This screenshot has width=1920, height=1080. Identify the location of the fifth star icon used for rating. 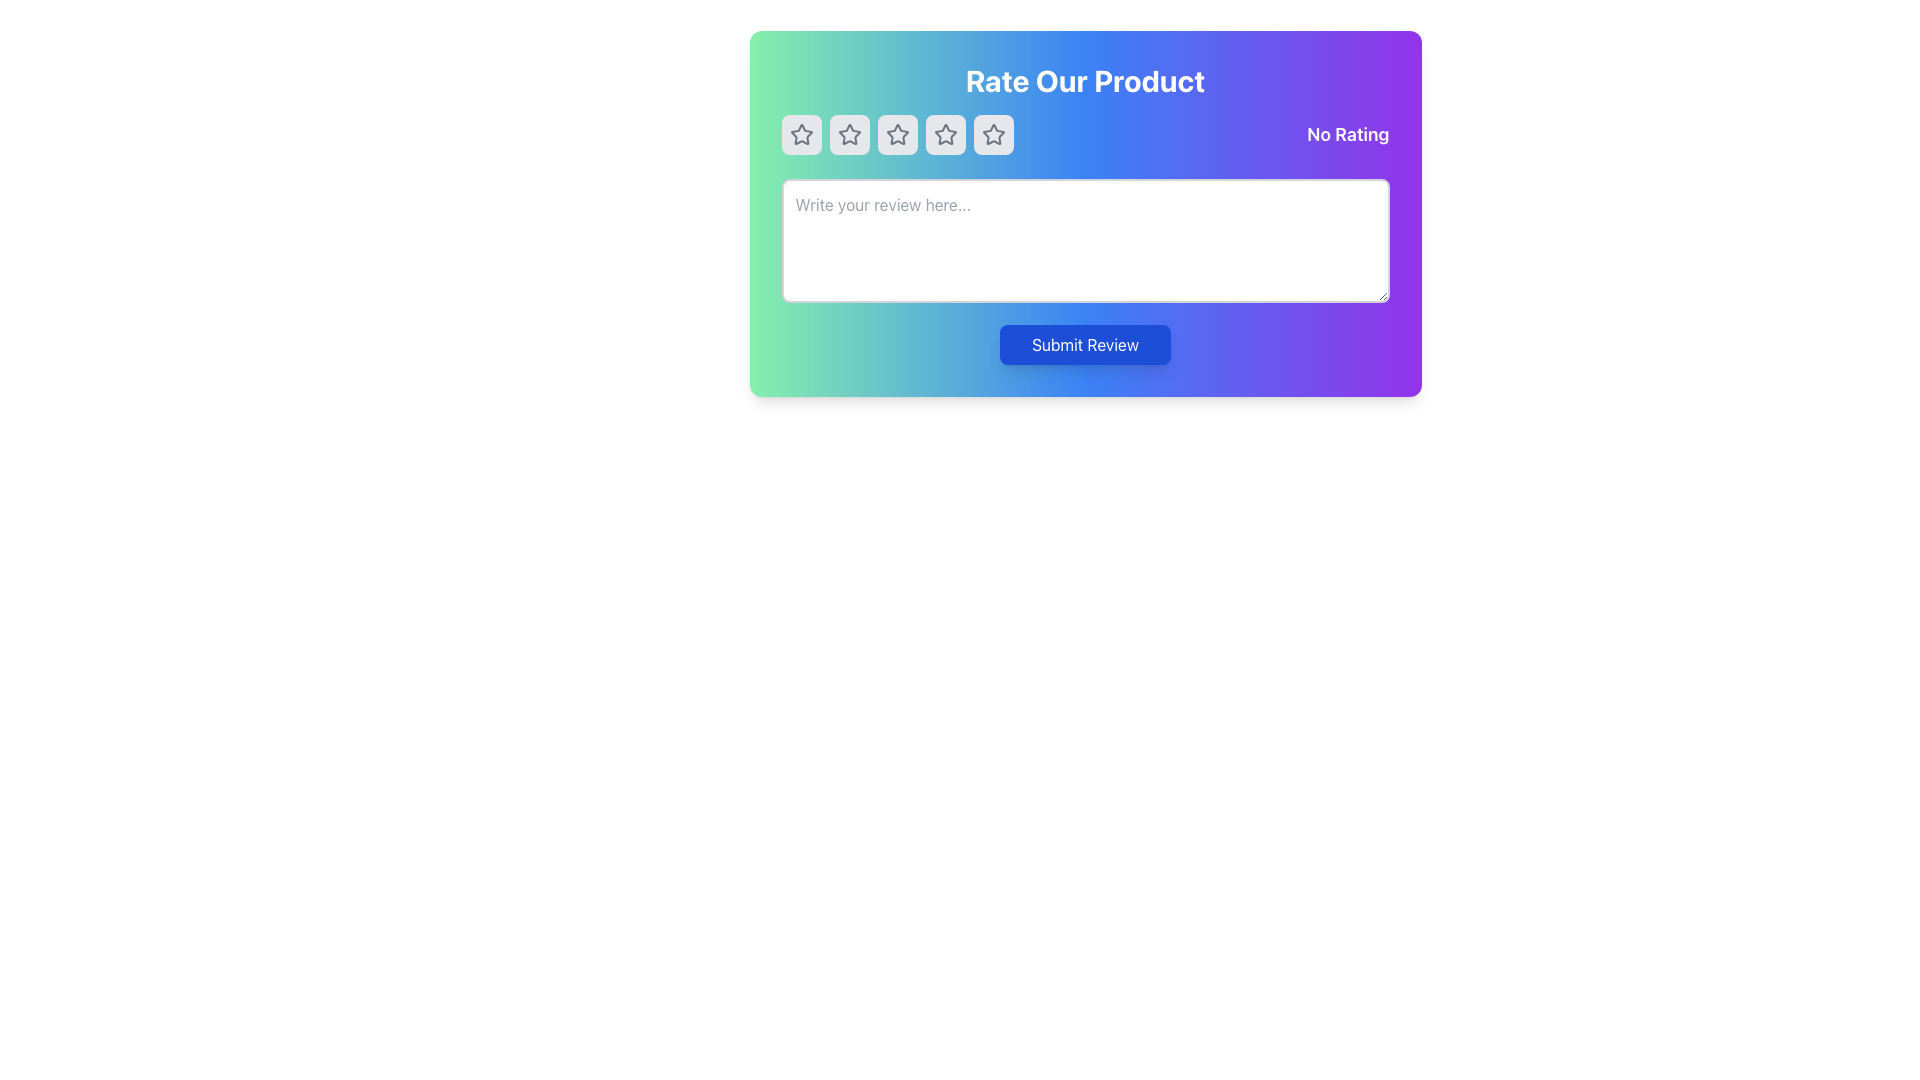
(993, 135).